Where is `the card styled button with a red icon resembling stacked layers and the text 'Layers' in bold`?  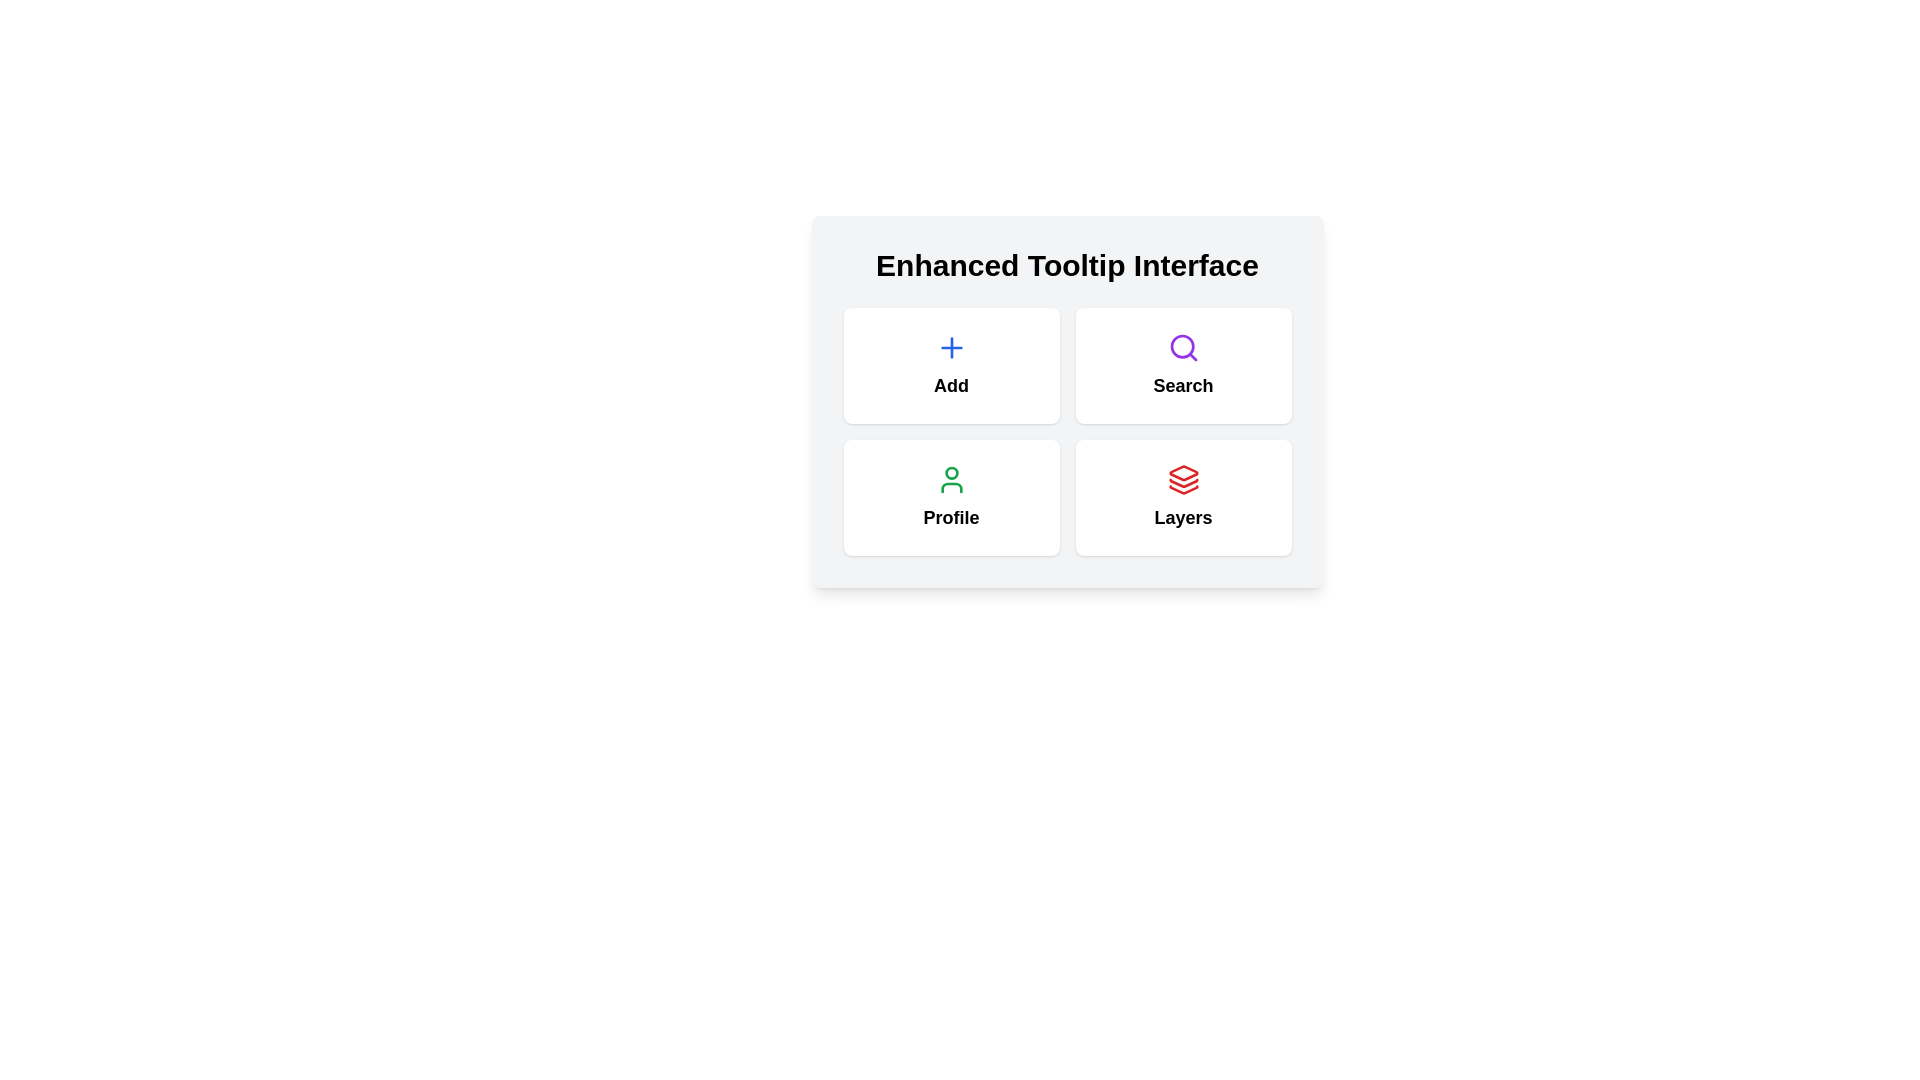
the card styled button with a red icon resembling stacked layers and the text 'Layers' in bold is located at coordinates (1183, 496).